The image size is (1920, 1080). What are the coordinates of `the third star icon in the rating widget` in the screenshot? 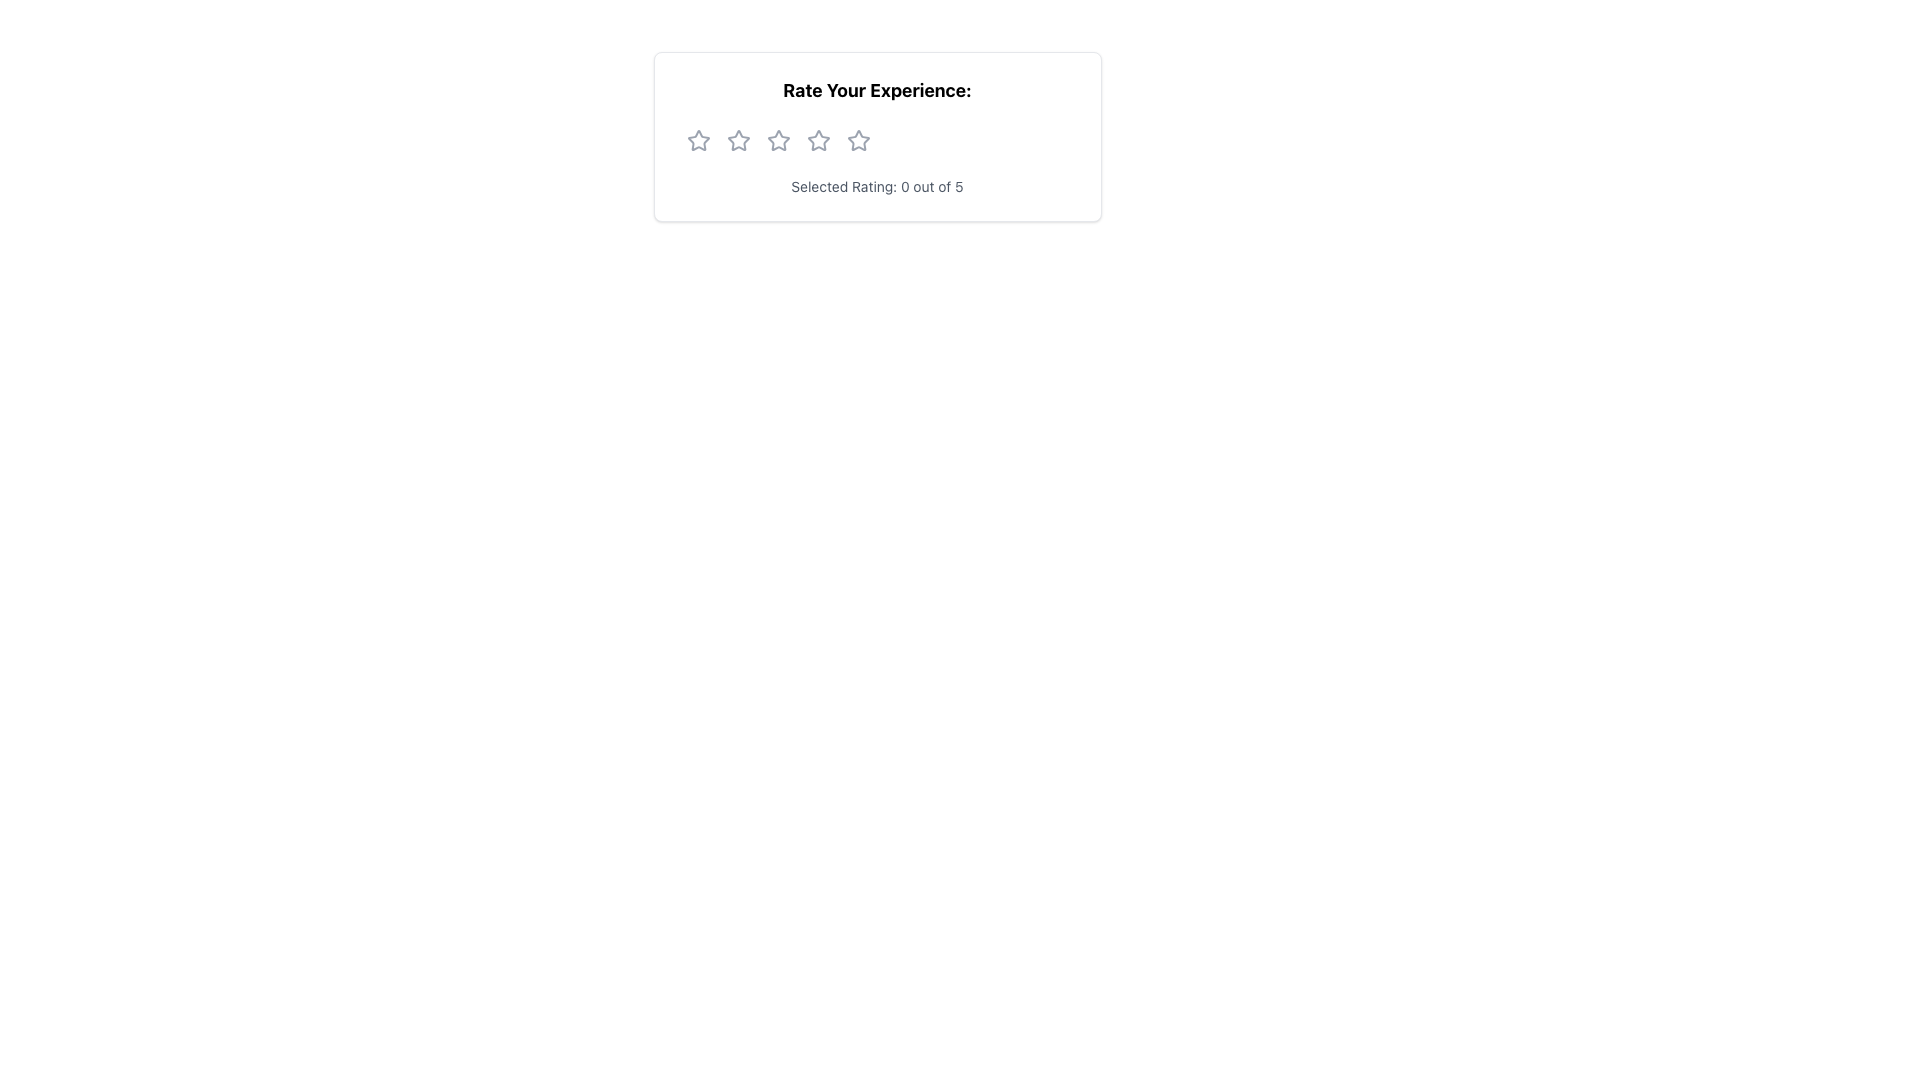 It's located at (858, 139).